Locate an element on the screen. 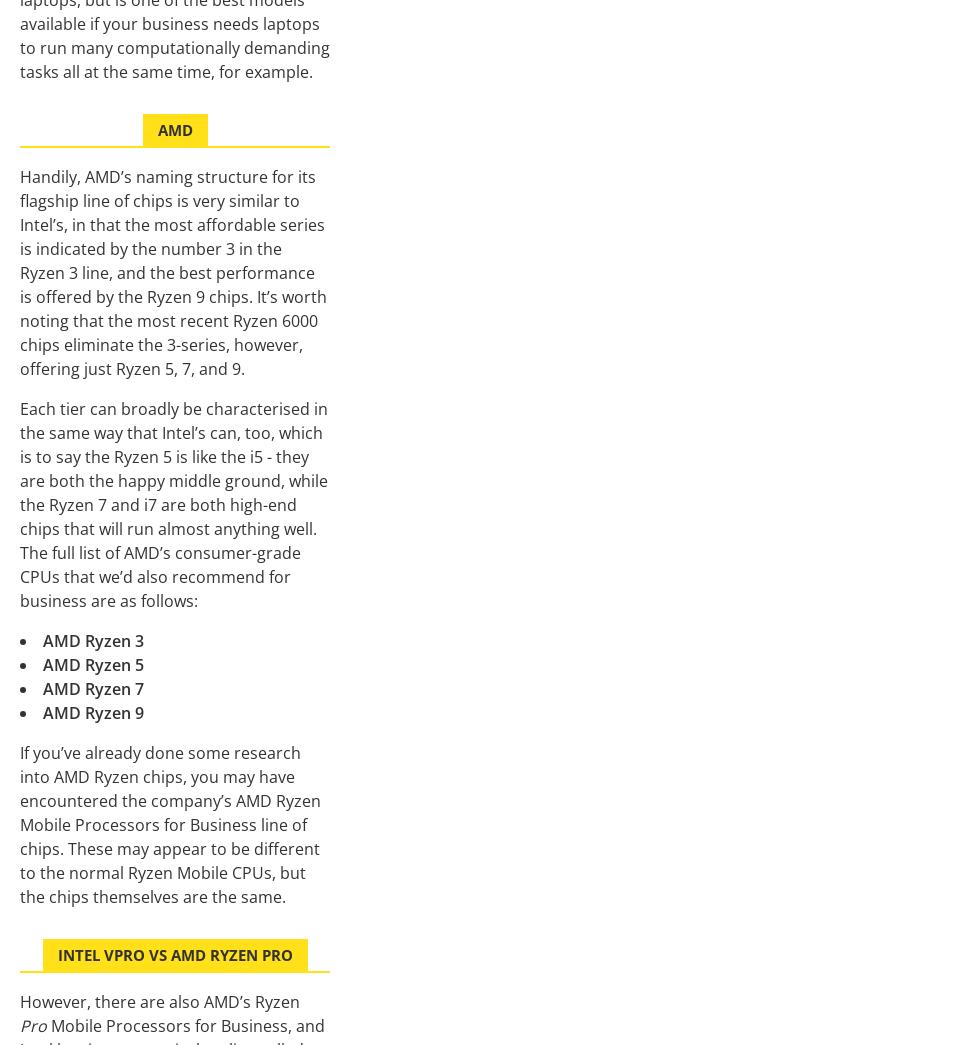 The height and width of the screenshot is (1045, 980). 'AMD' is located at coordinates (156, 128).